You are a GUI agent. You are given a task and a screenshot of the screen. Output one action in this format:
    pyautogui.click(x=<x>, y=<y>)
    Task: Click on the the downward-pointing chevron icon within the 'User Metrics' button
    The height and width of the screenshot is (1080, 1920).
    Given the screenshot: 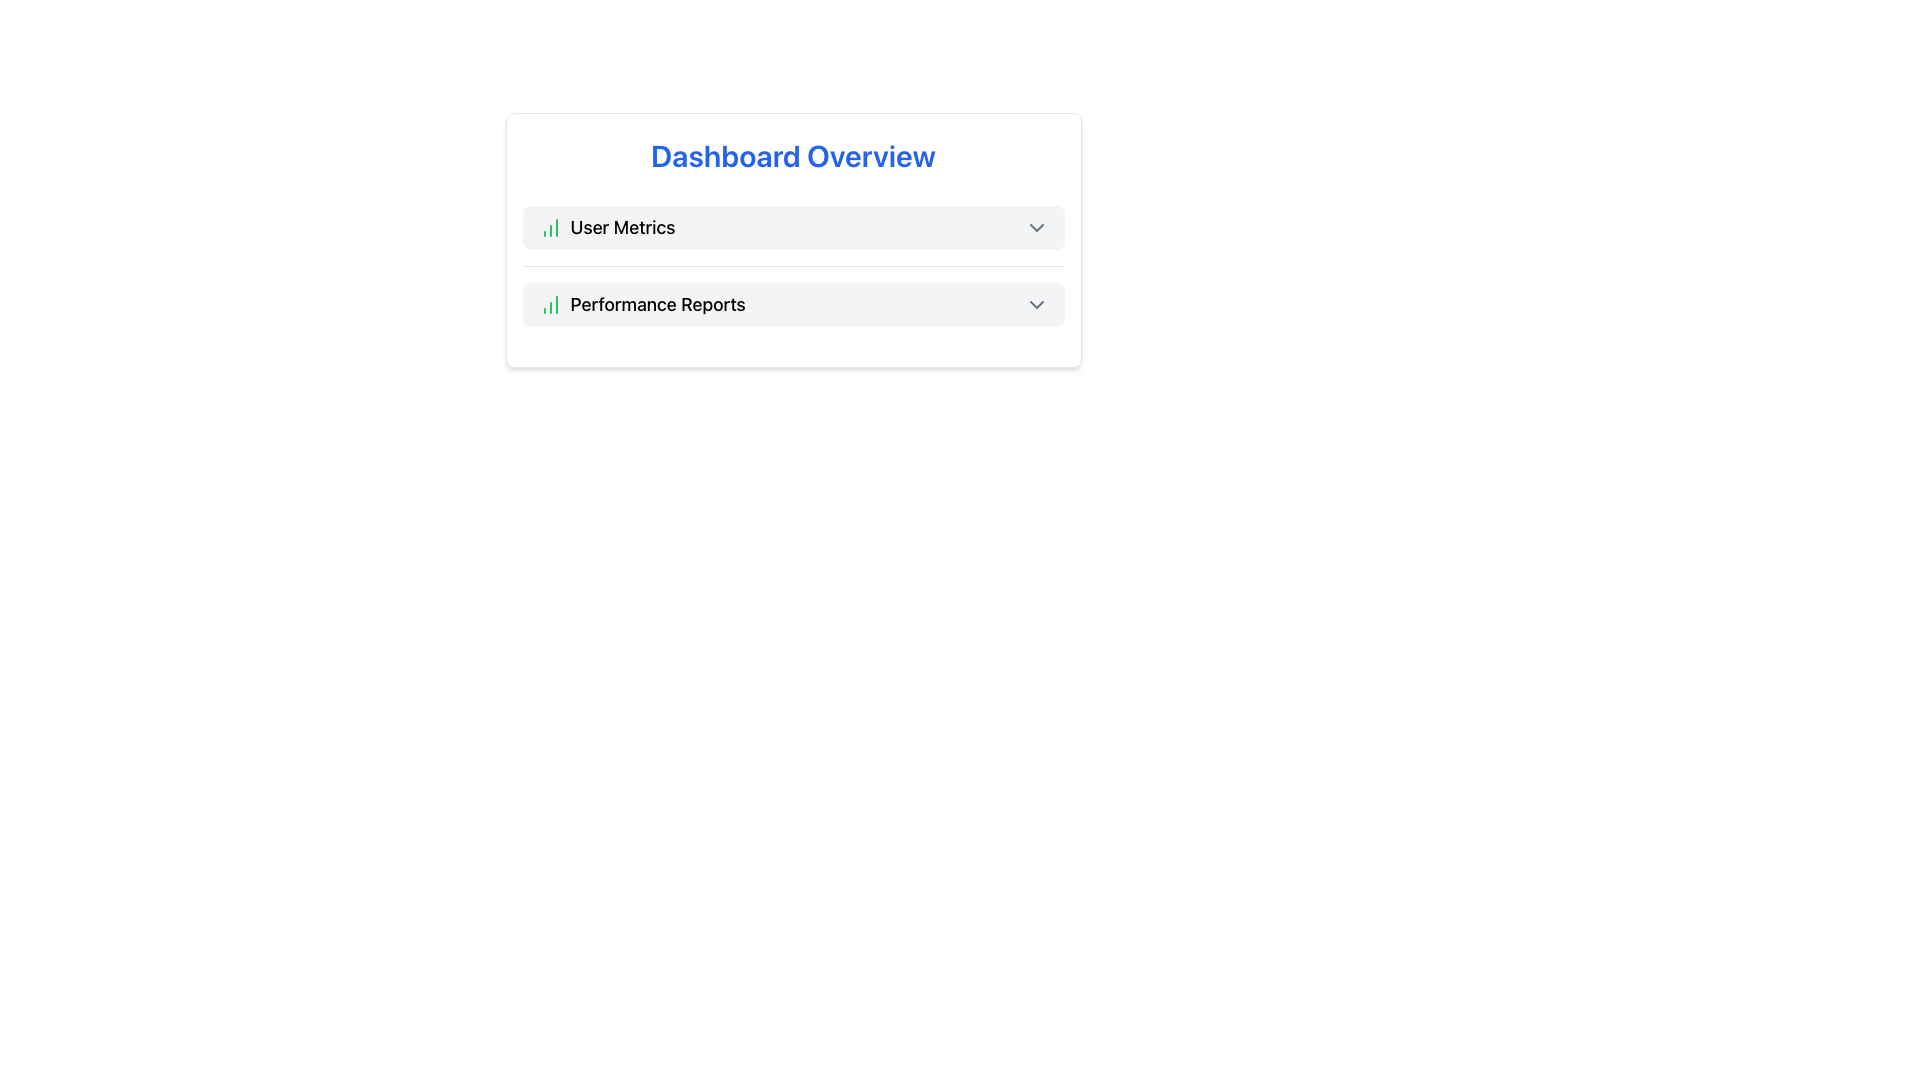 What is the action you would take?
    pyautogui.click(x=1036, y=226)
    